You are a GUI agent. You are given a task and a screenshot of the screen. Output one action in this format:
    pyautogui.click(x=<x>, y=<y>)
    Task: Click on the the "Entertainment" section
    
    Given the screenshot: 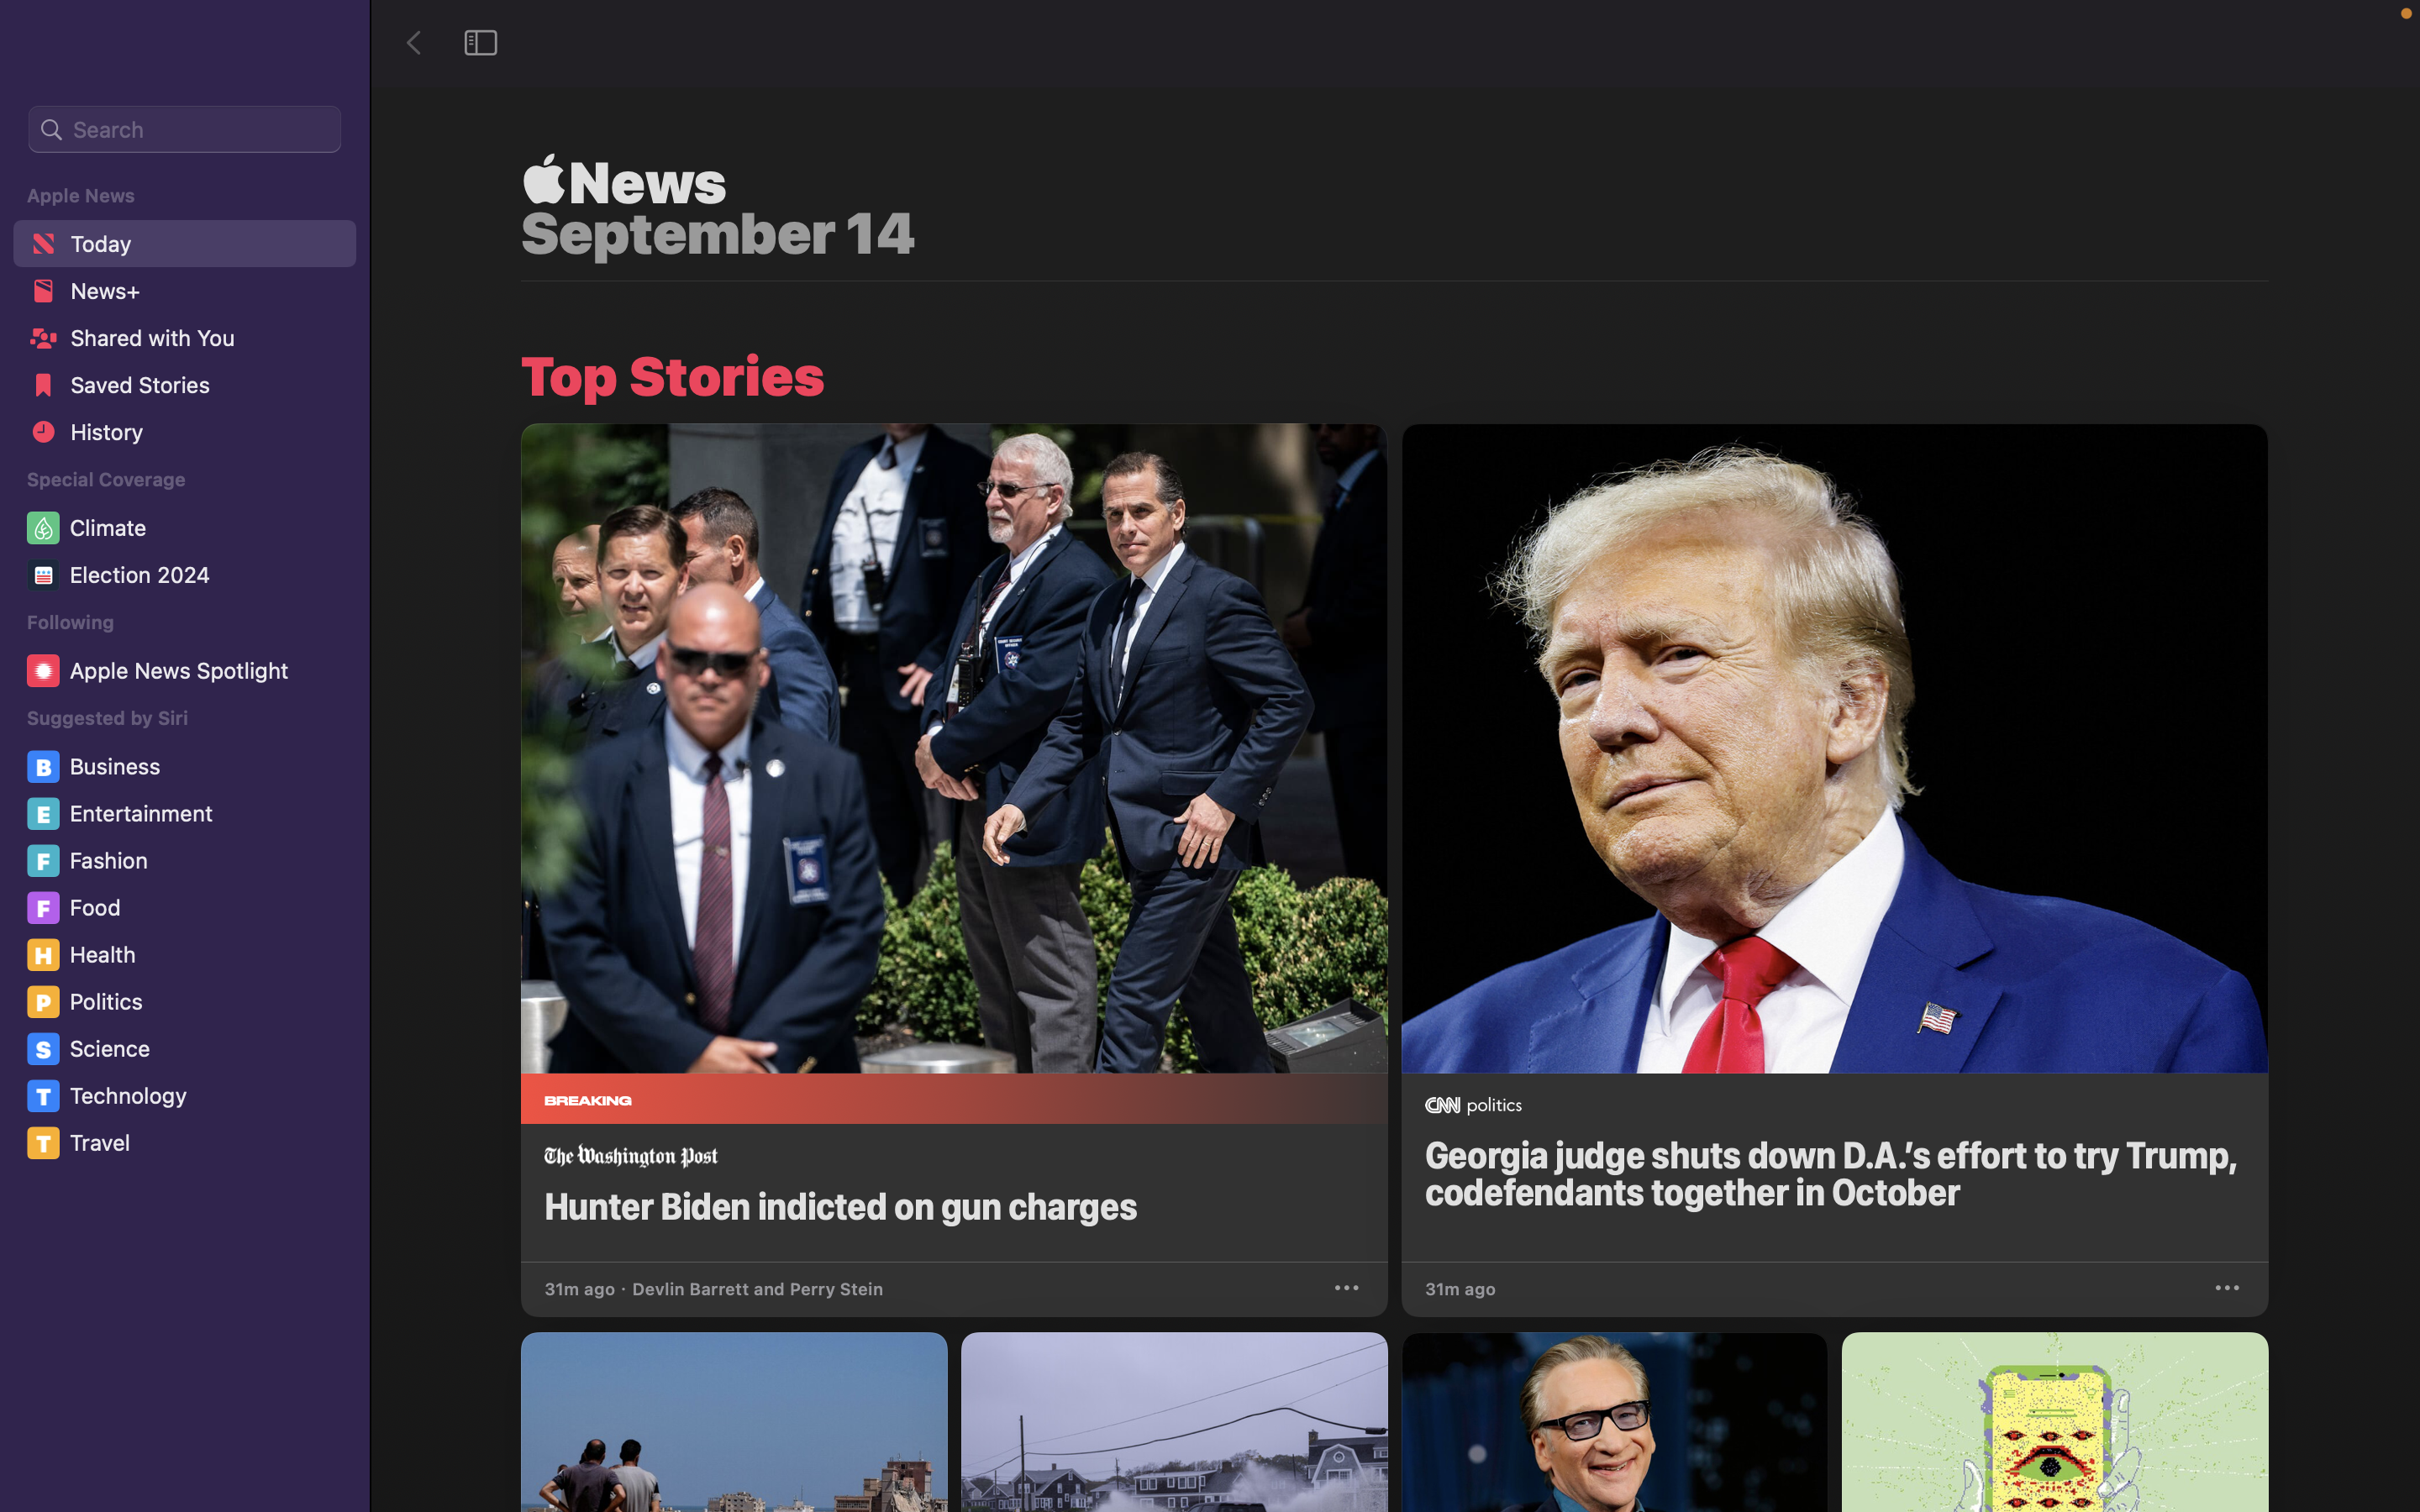 What is the action you would take?
    pyautogui.click(x=187, y=814)
    